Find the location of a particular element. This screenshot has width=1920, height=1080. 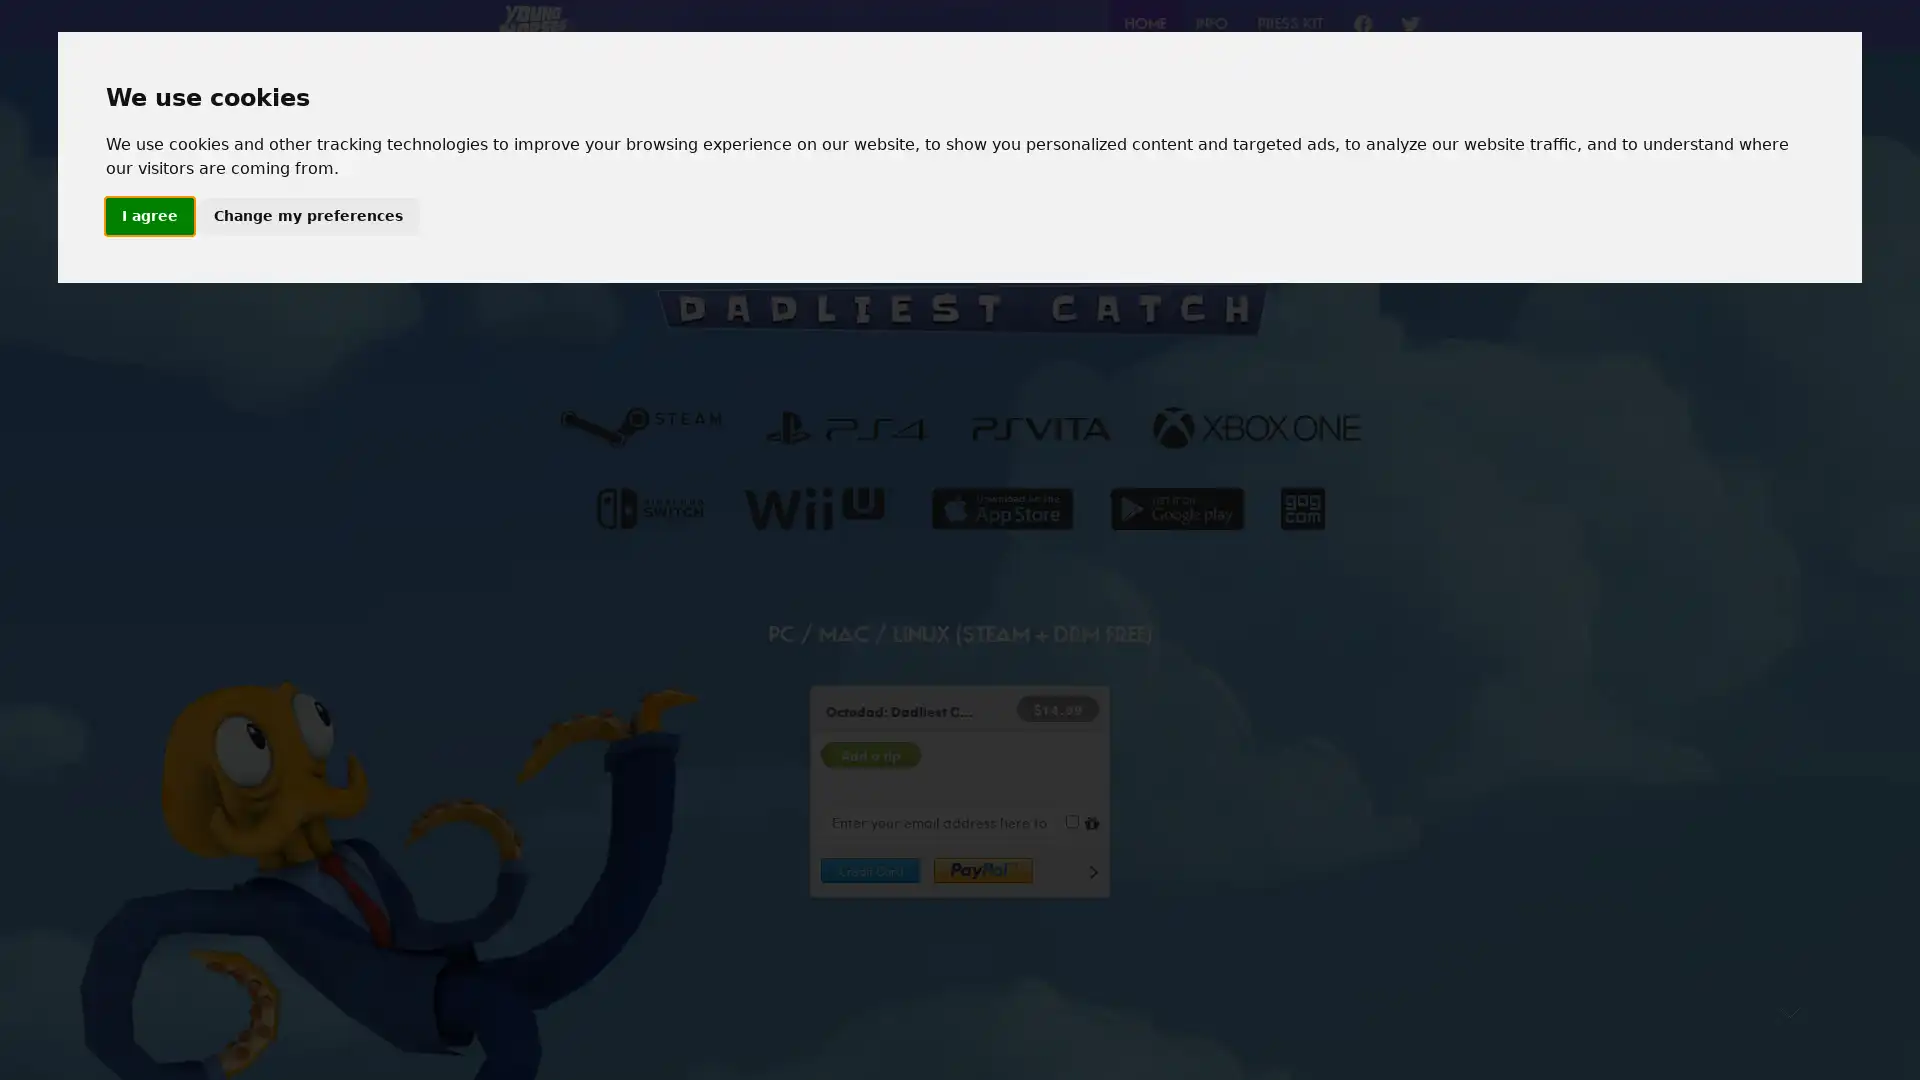

I agree is located at coordinates (147, 216).